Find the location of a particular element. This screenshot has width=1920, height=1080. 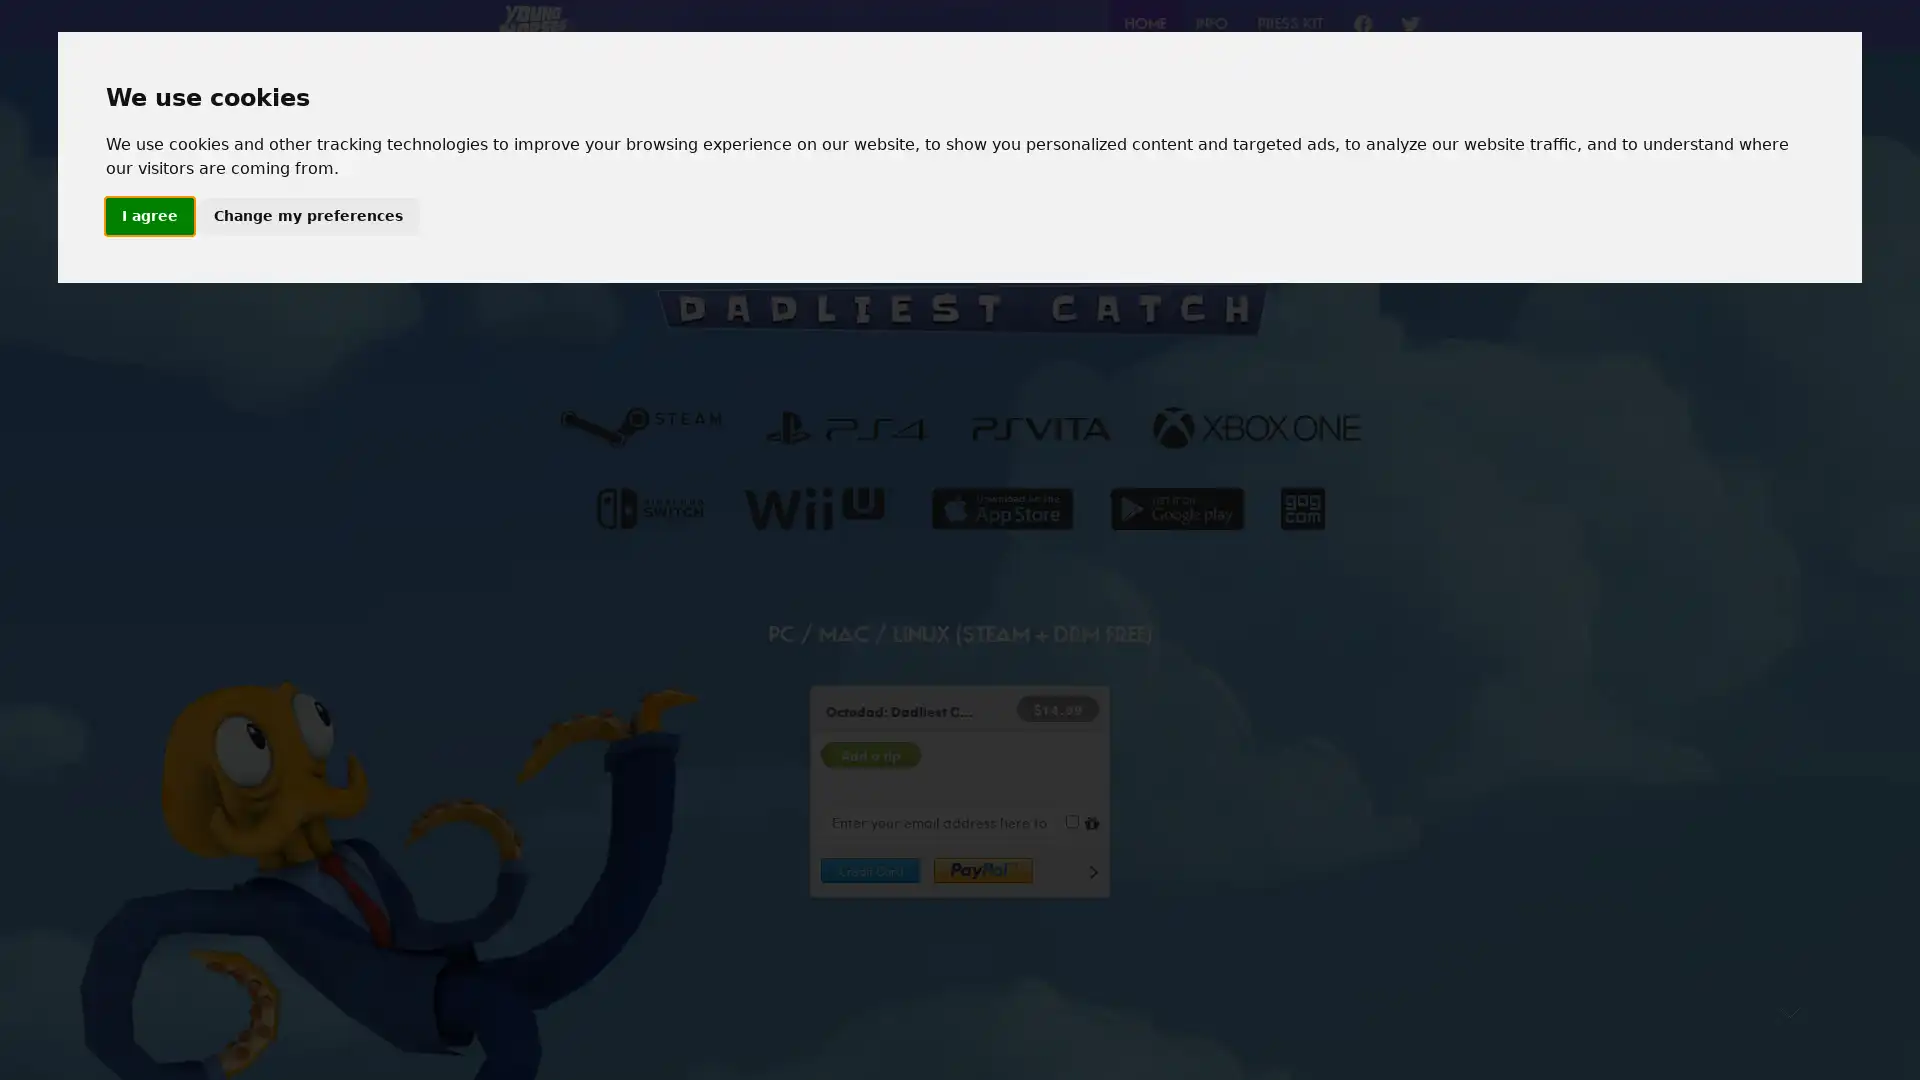

I agree is located at coordinates (147, 216).